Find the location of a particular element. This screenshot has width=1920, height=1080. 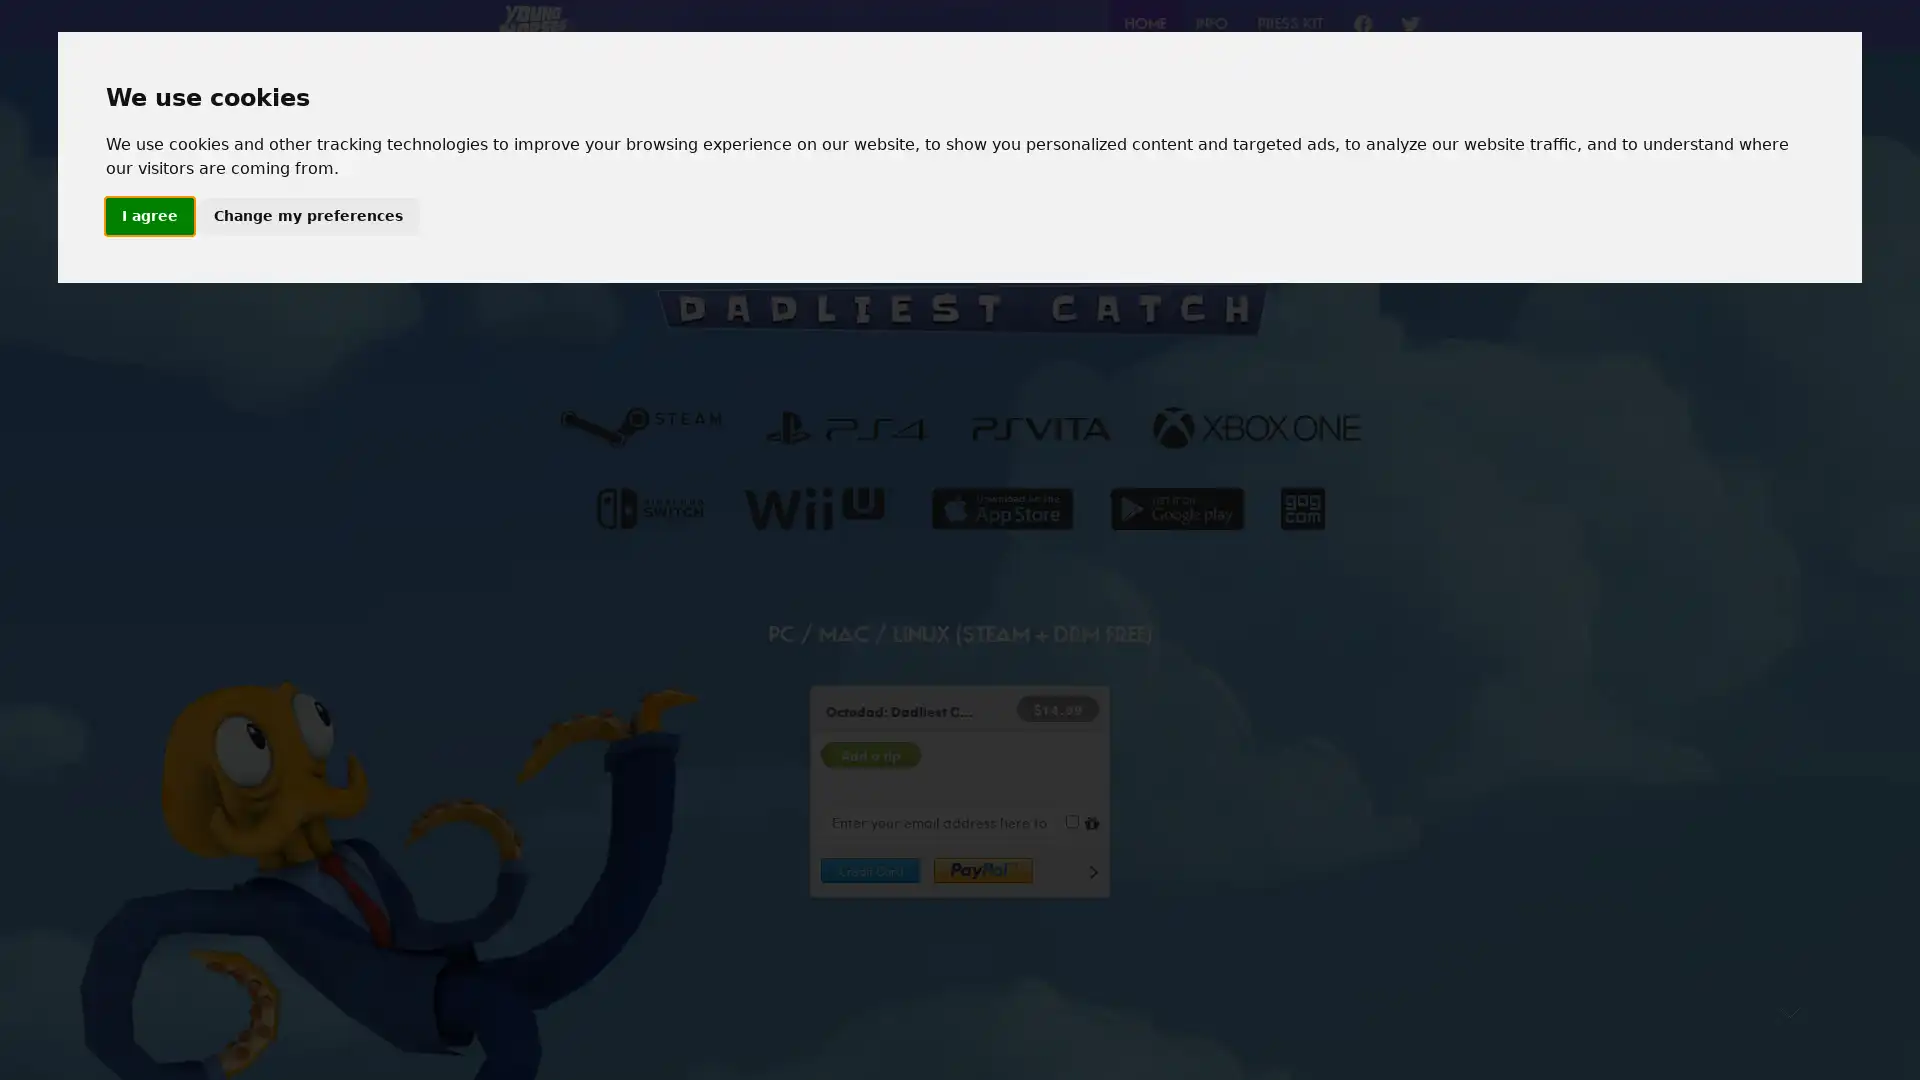

I agree is located at coordinates (147, 216).